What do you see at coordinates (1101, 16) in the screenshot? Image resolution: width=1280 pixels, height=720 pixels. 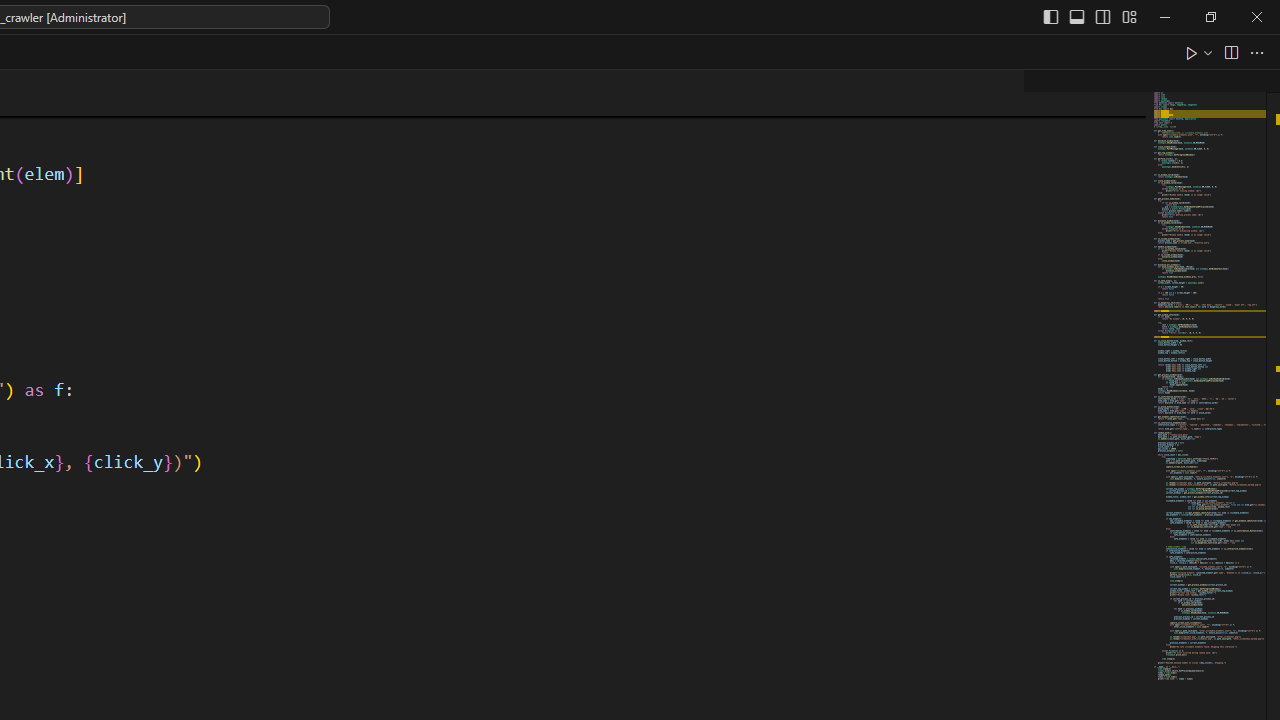 I see `'Toggle Secondary Side Bar (Ctrl+Alt+B)'` at bounding box center [1101, 16].